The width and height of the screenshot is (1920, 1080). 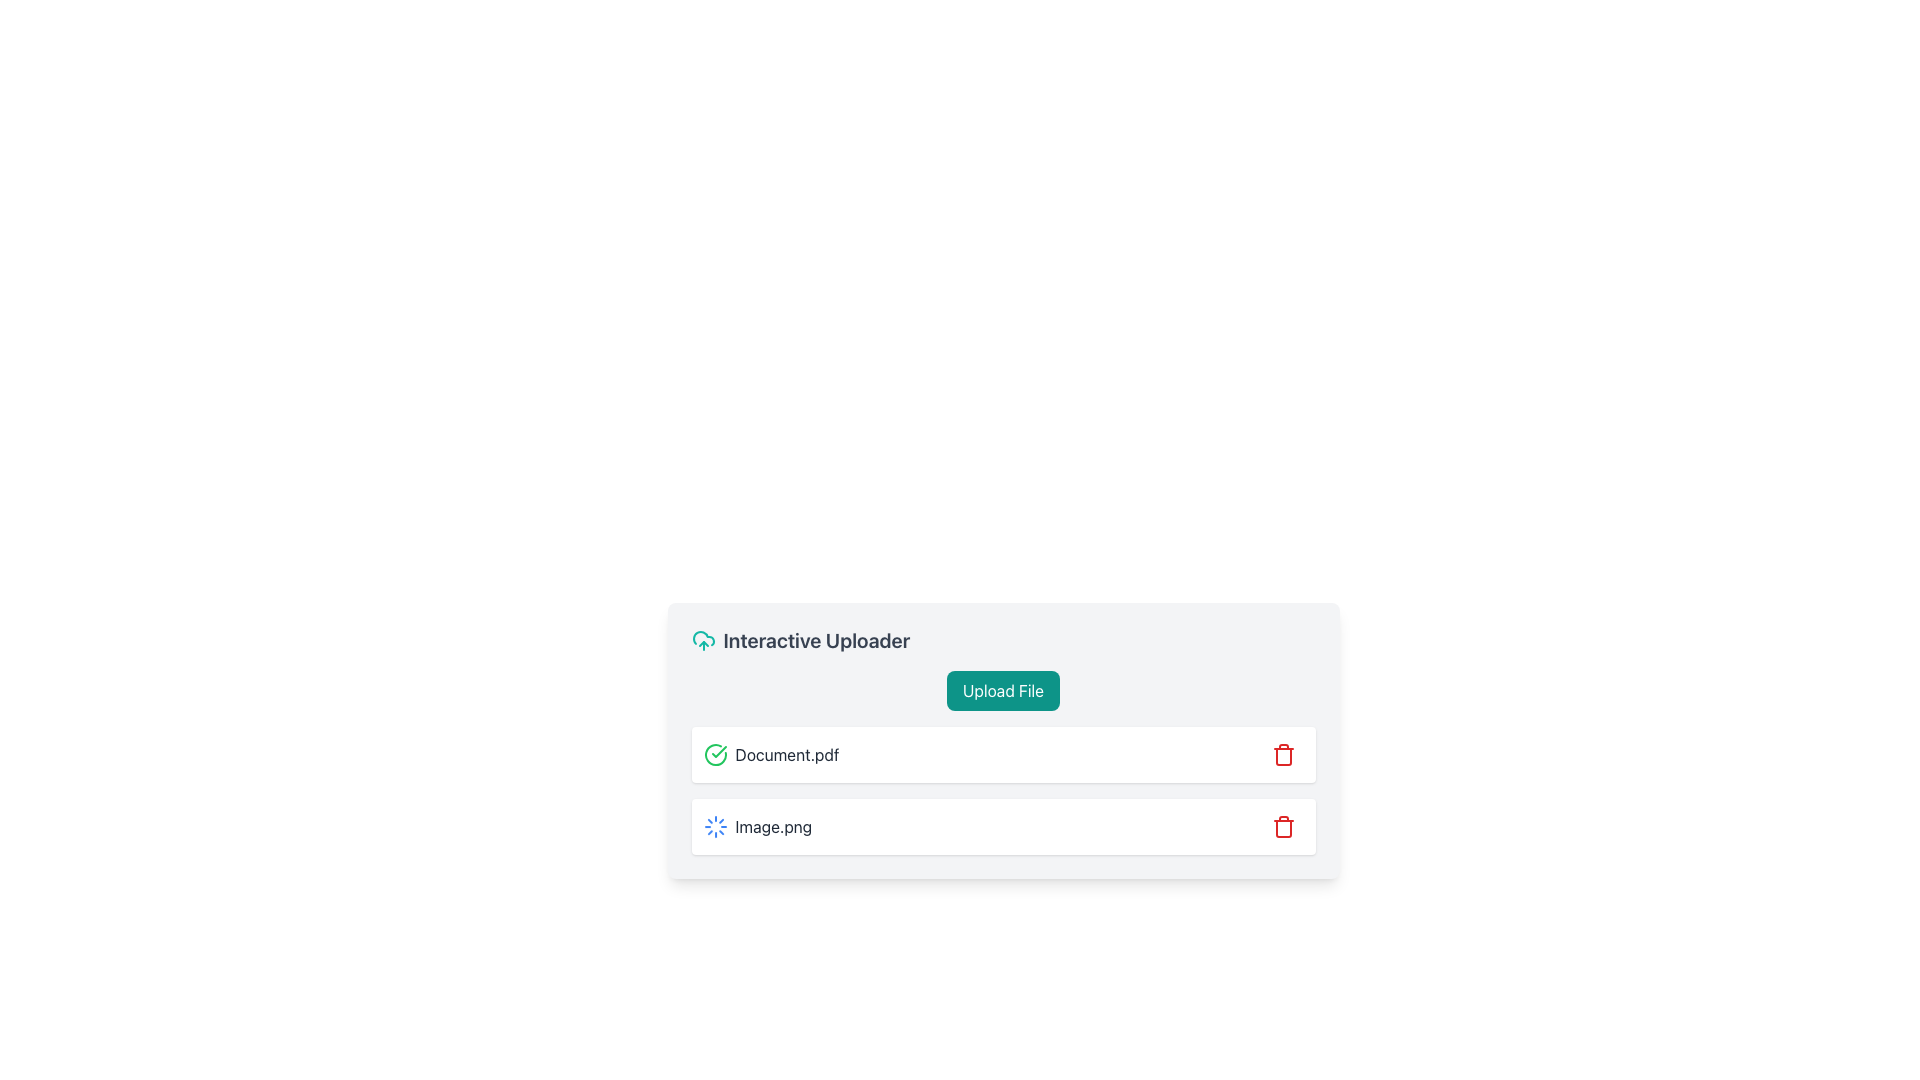 What do you see at coordinates (1283, 826) in the screenshot?
I see `the delete button icon associated with the file 'Image.png'` at bounding box center [1283, 826].